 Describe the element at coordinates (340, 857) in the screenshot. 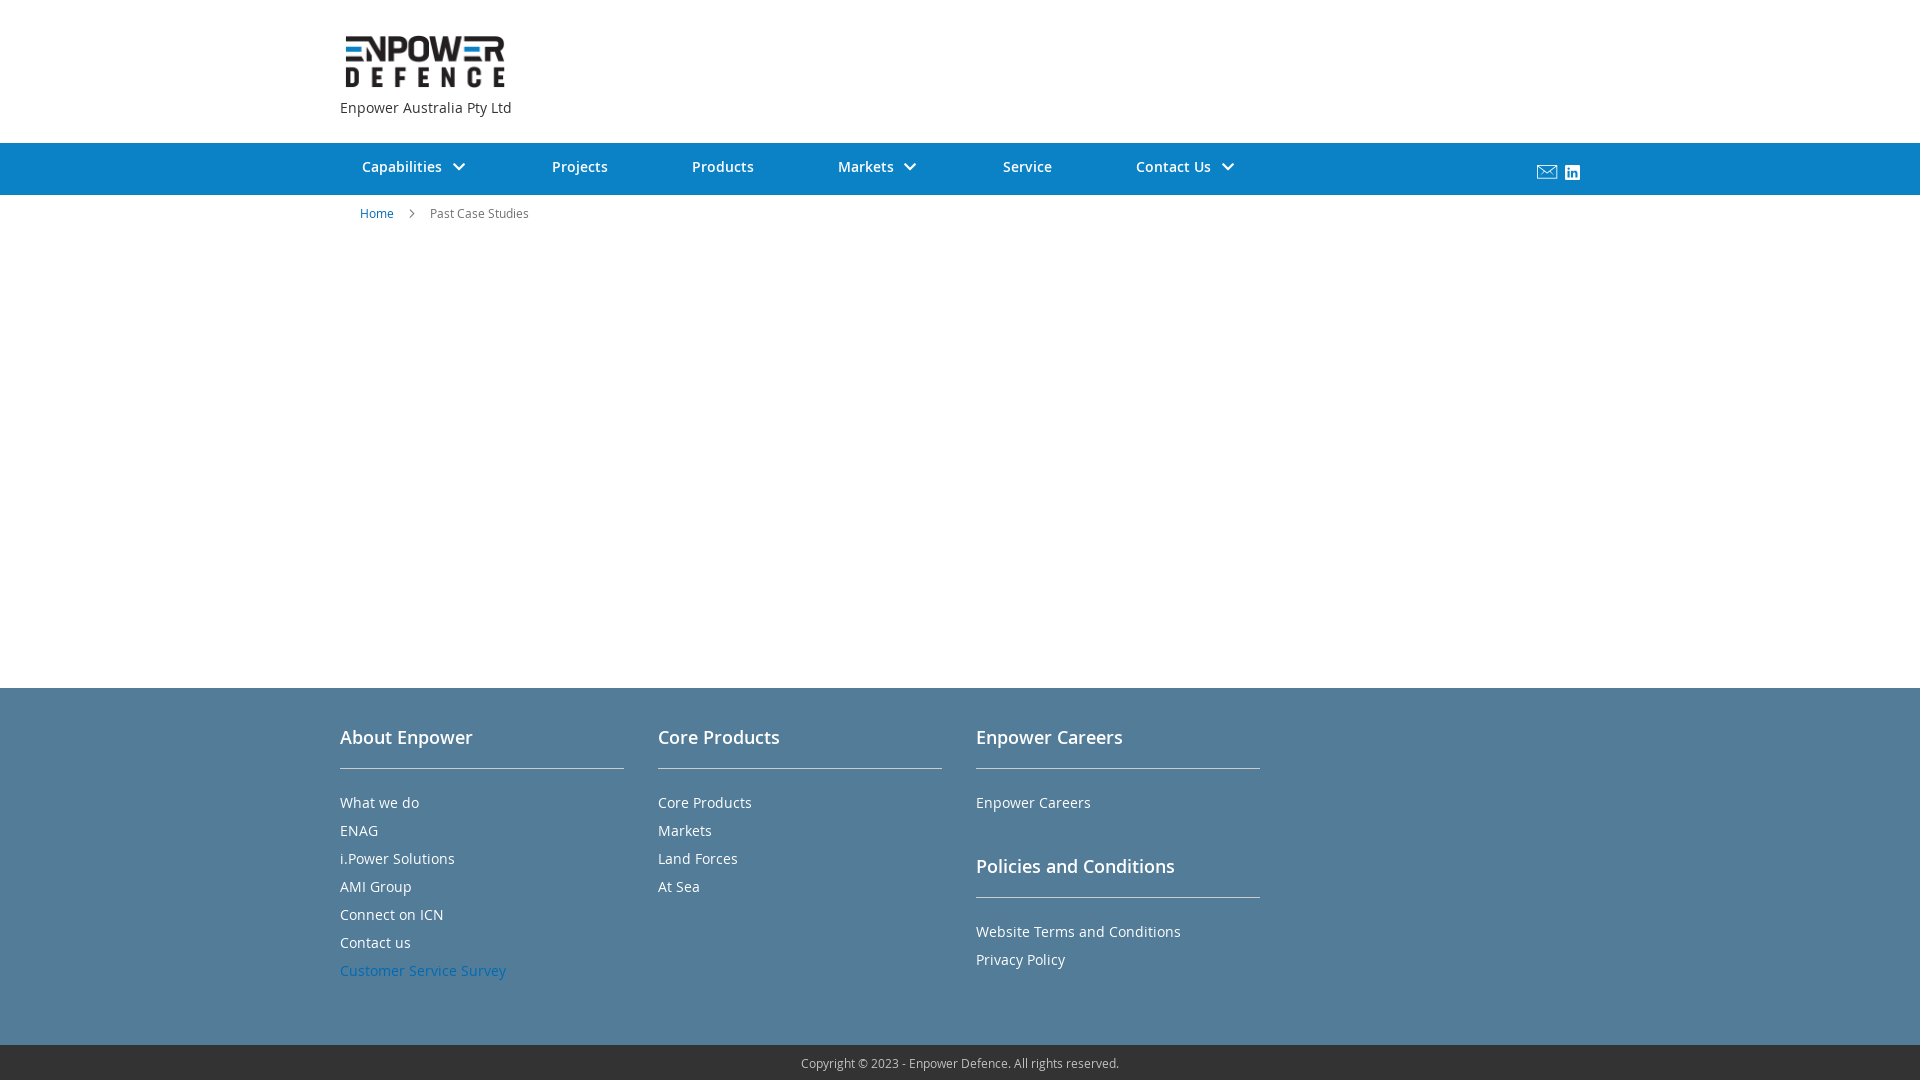

I see `'i.Power Solutions'` at that location.